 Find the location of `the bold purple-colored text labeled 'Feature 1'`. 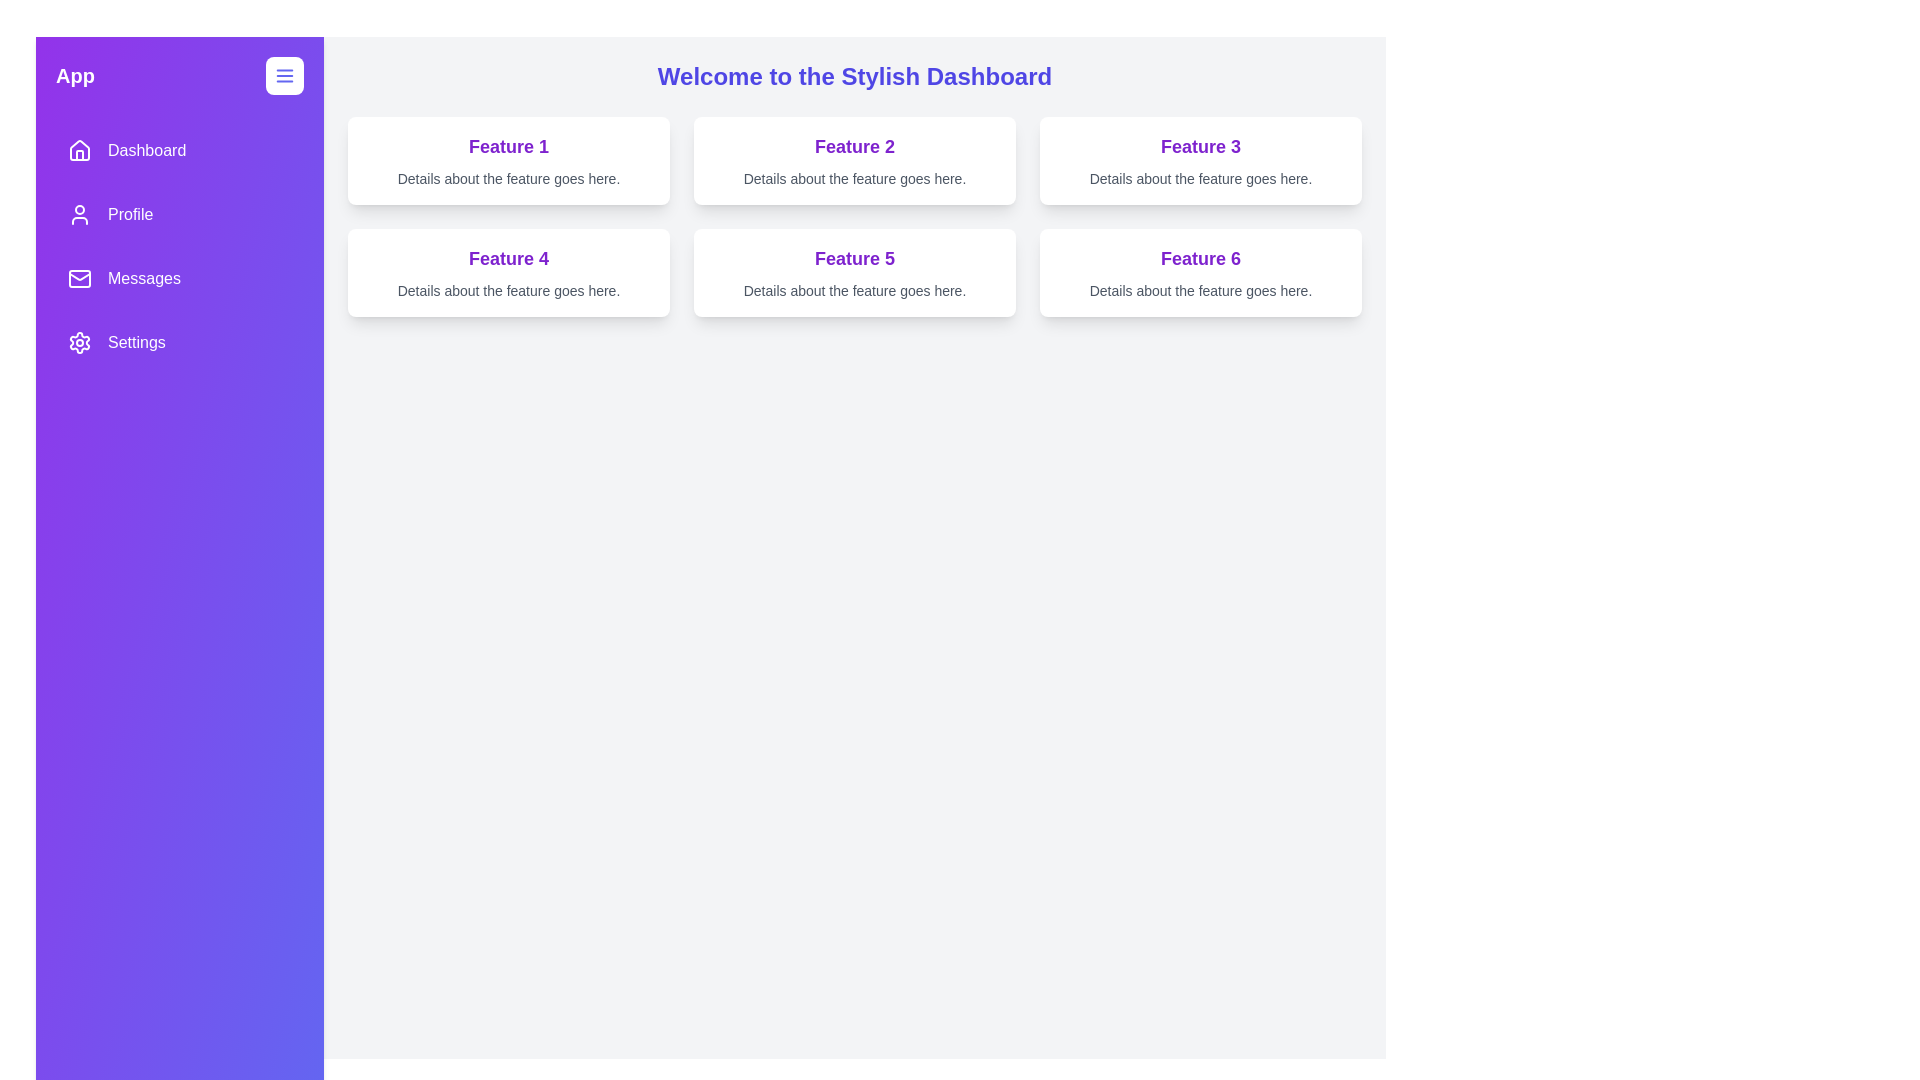

the bold purple-colored text labeled 'Feature 1' is located at coordinates (508, 145).